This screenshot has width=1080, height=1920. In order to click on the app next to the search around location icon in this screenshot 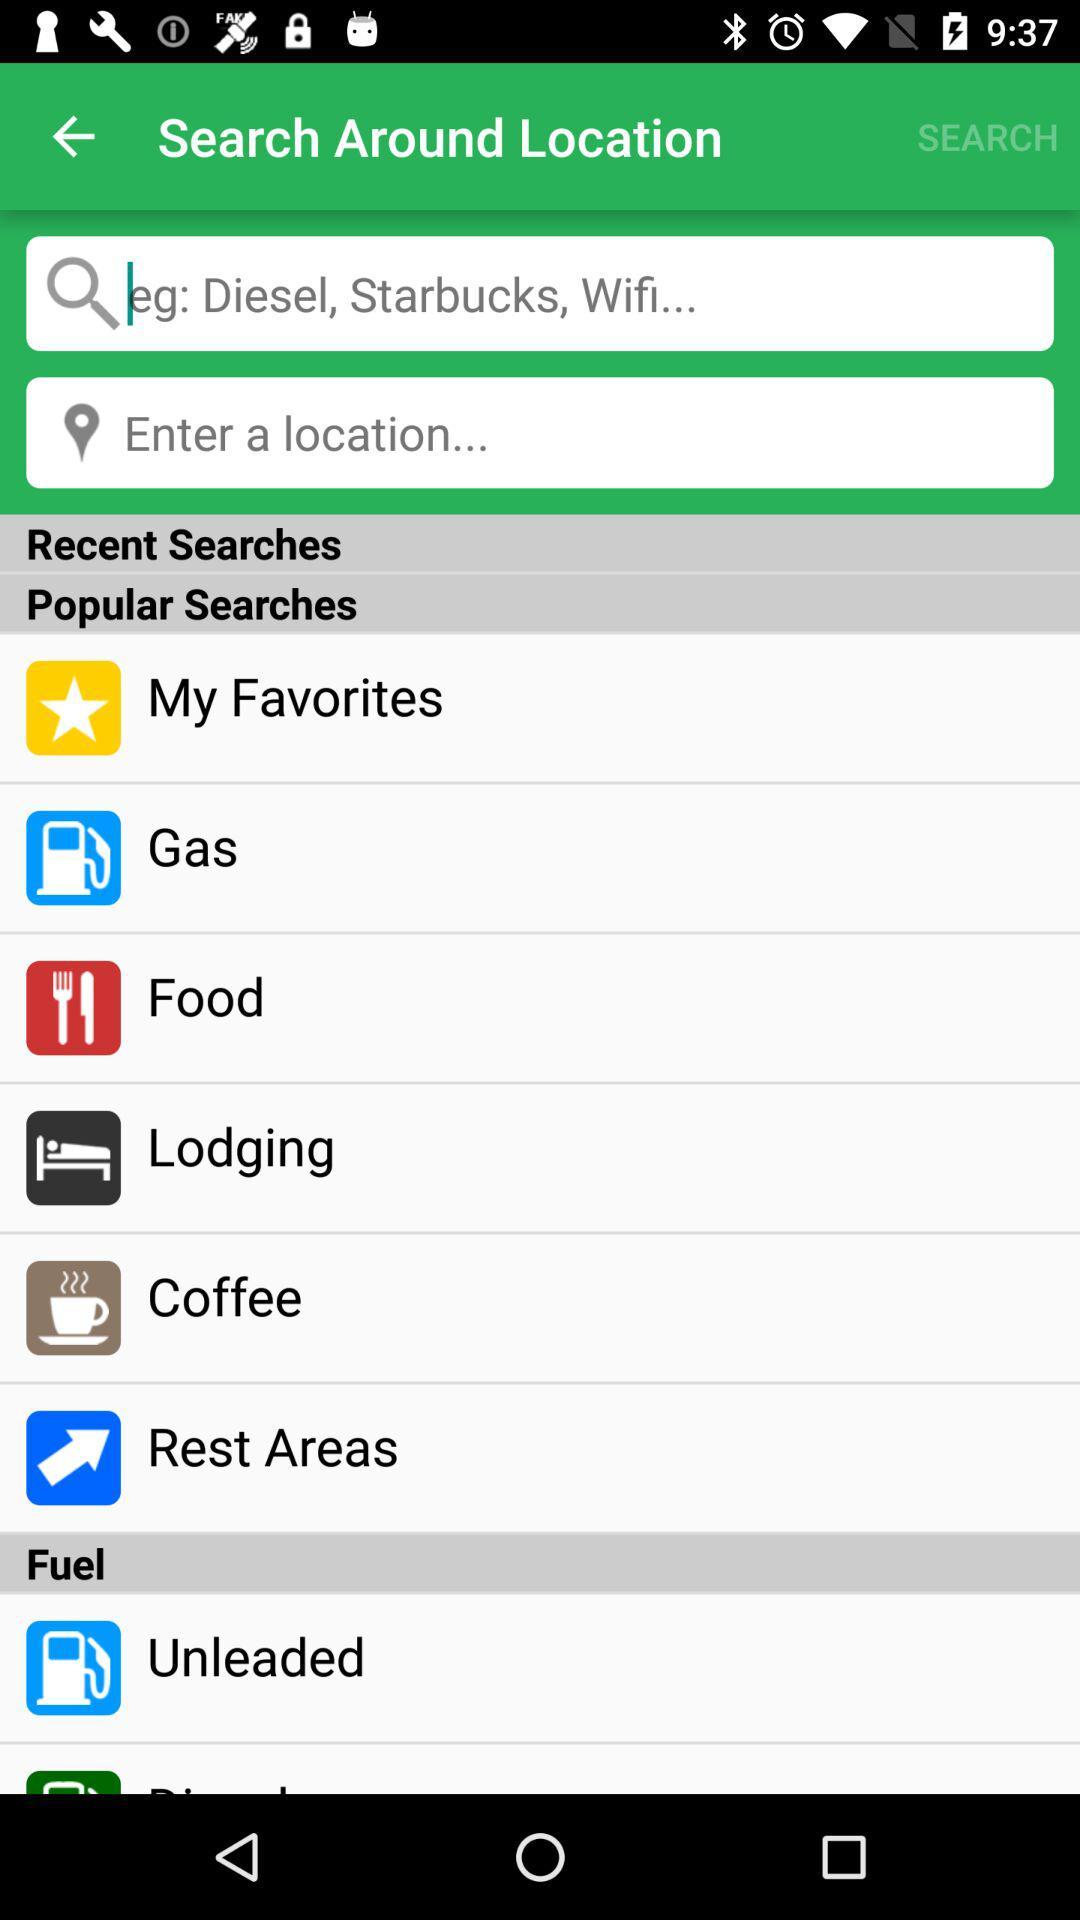, I will do `click(72, 135)`.